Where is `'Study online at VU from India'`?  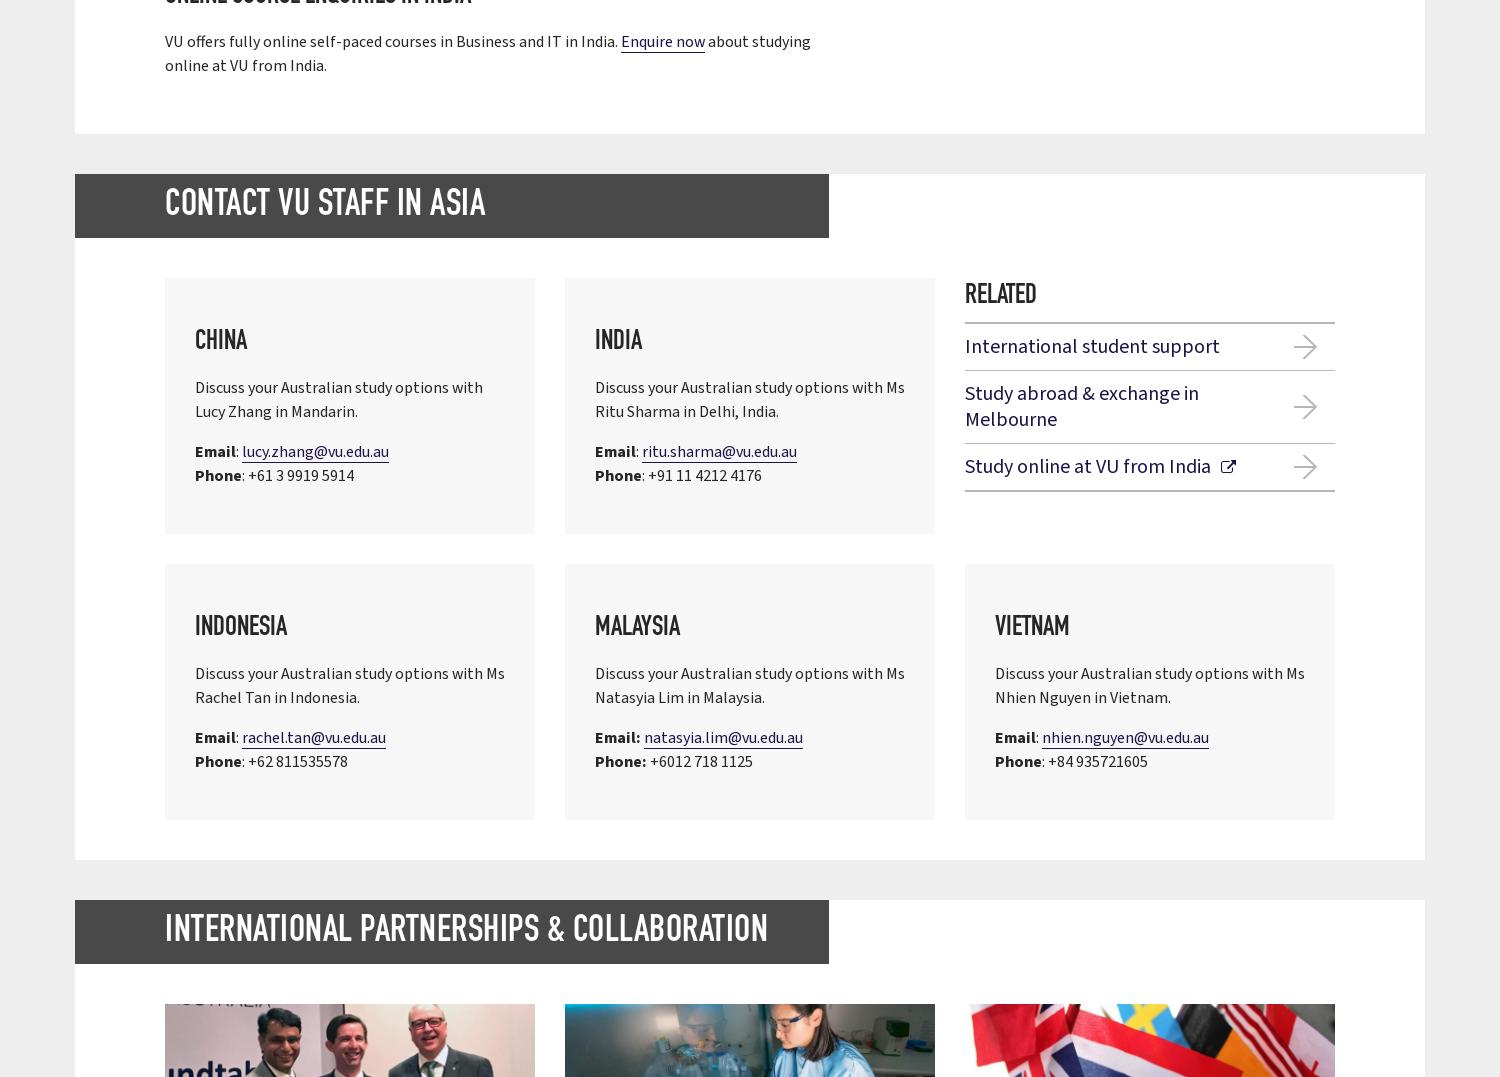 'Study online at VU from India' is located at coordinates (1086, 466).